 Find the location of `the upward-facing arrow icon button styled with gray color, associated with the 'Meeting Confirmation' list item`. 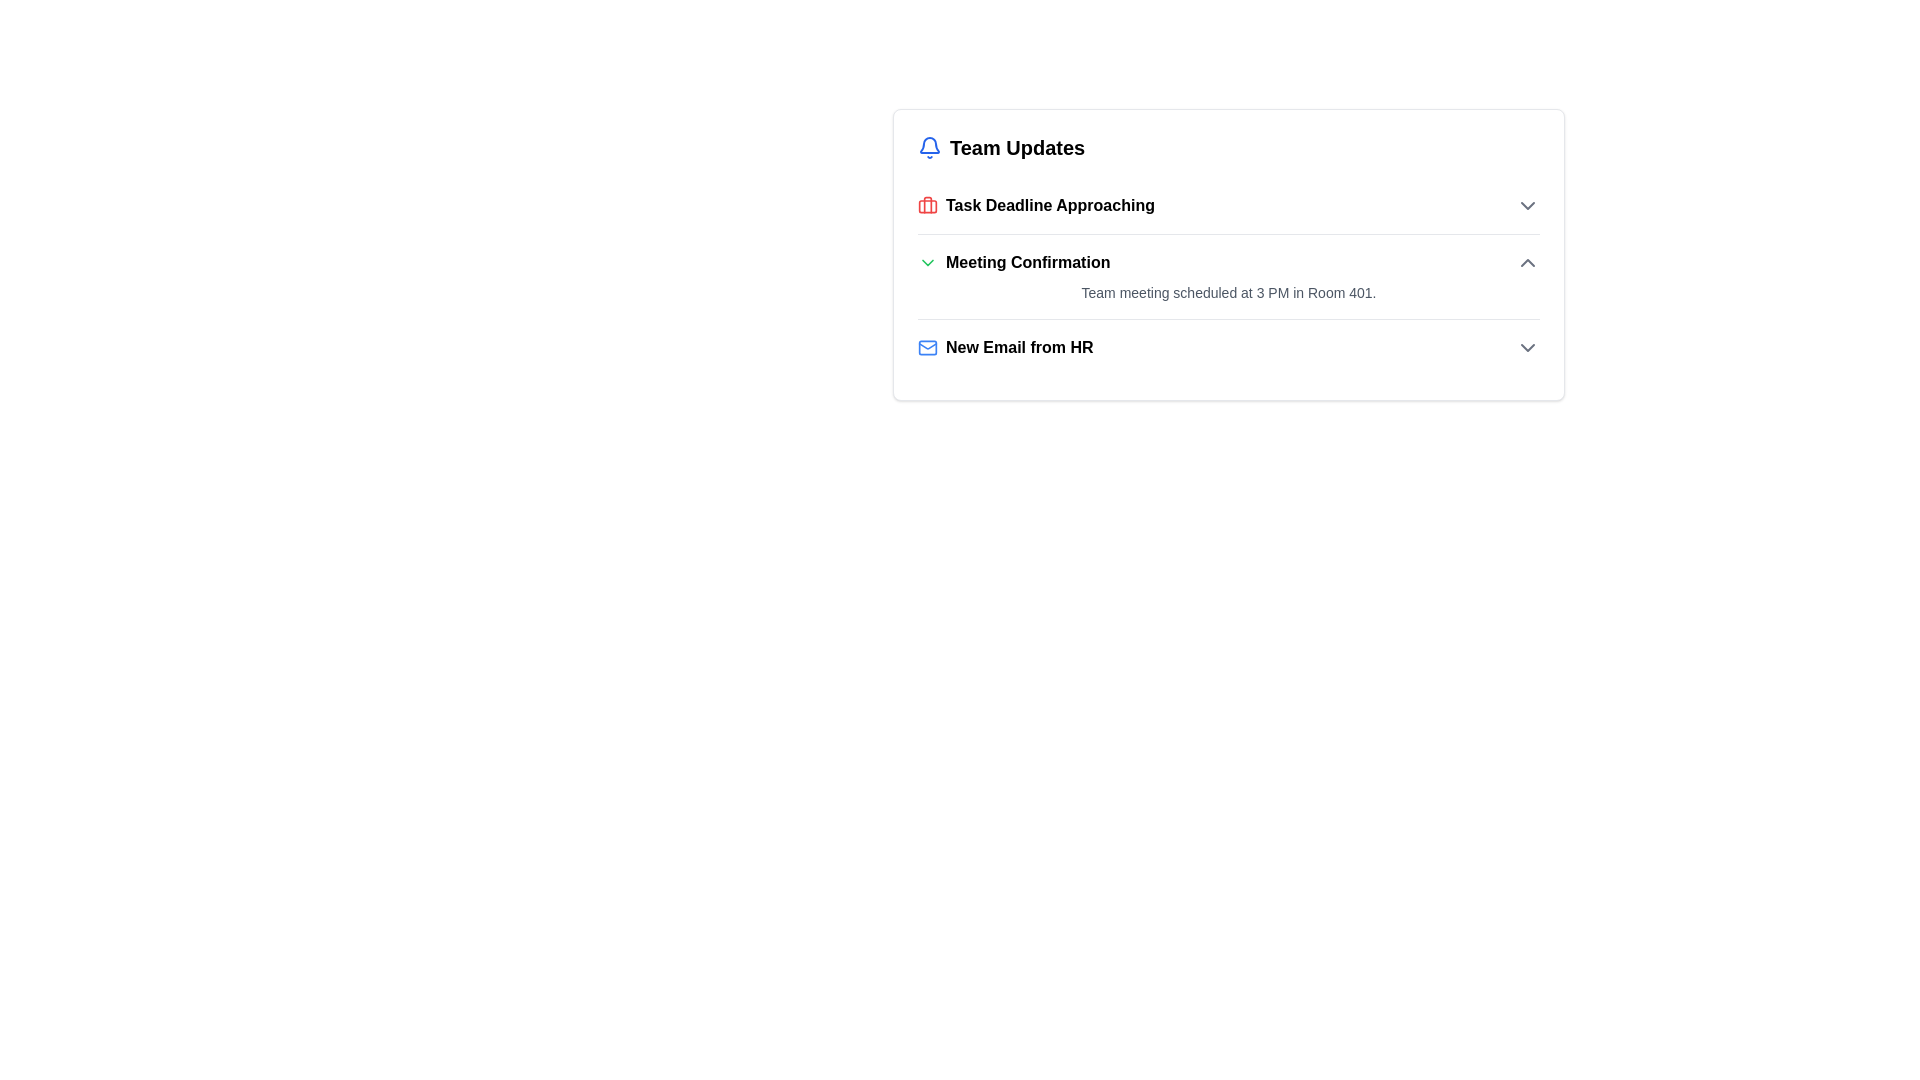

the upward-facing arrow icon button styled with gray color, associated with the 'Meeting Confirmation' list item is located at coordinates (1526, 261).